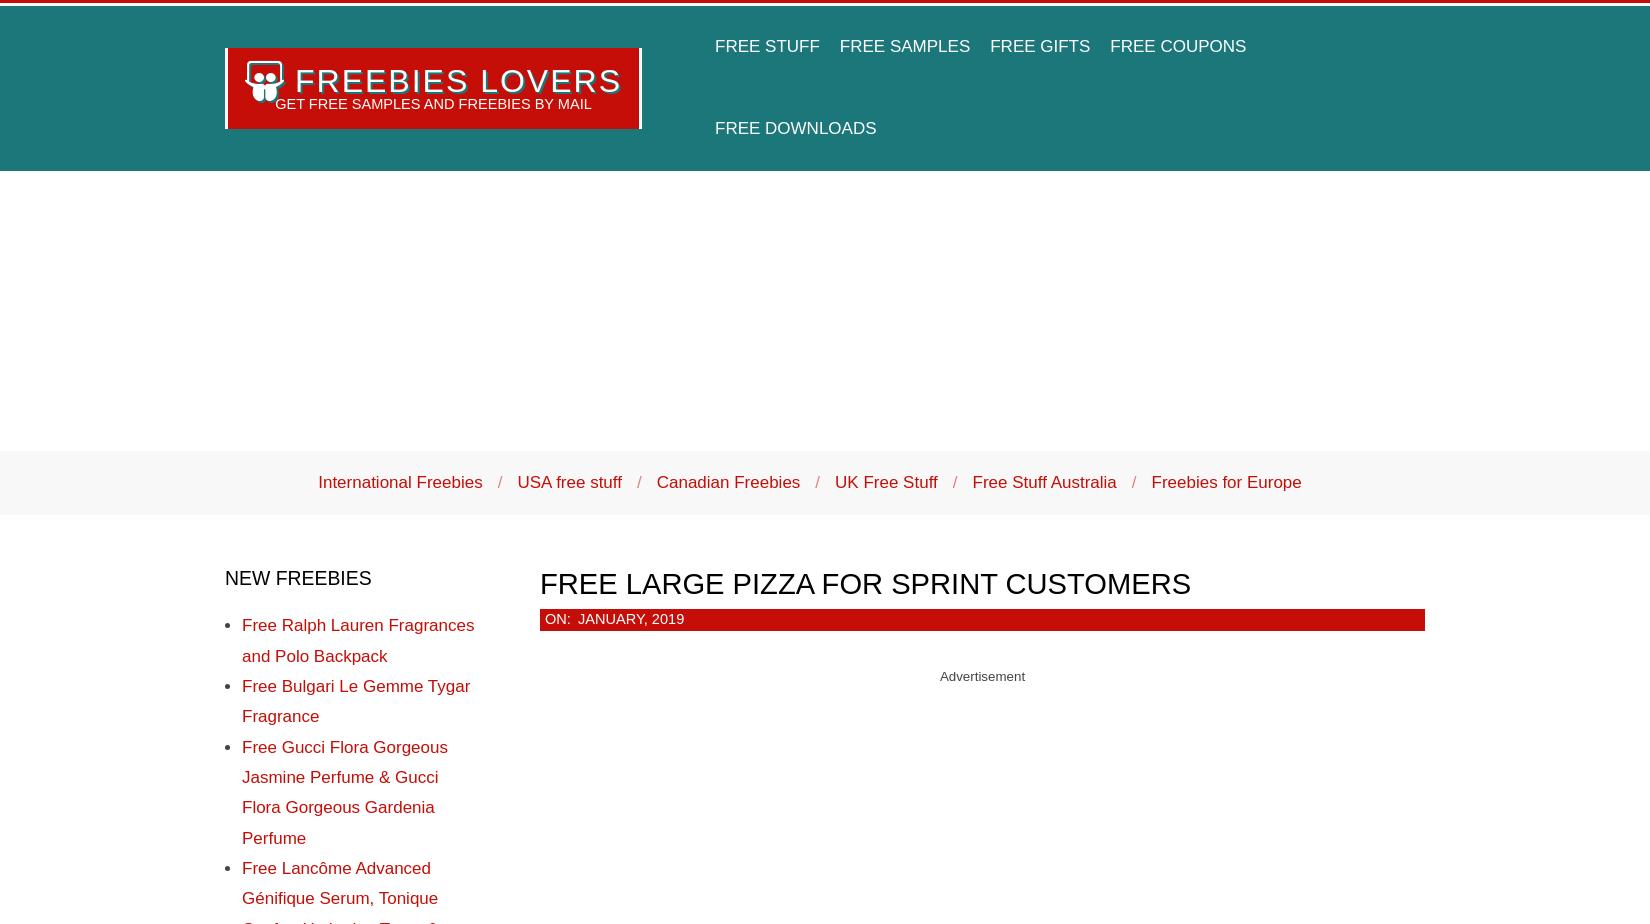 The image size is (1650, 924). Describe the element at coordinates (1043, 481) in the screenshot. I see `'Free Stuff Australia'` at that location.